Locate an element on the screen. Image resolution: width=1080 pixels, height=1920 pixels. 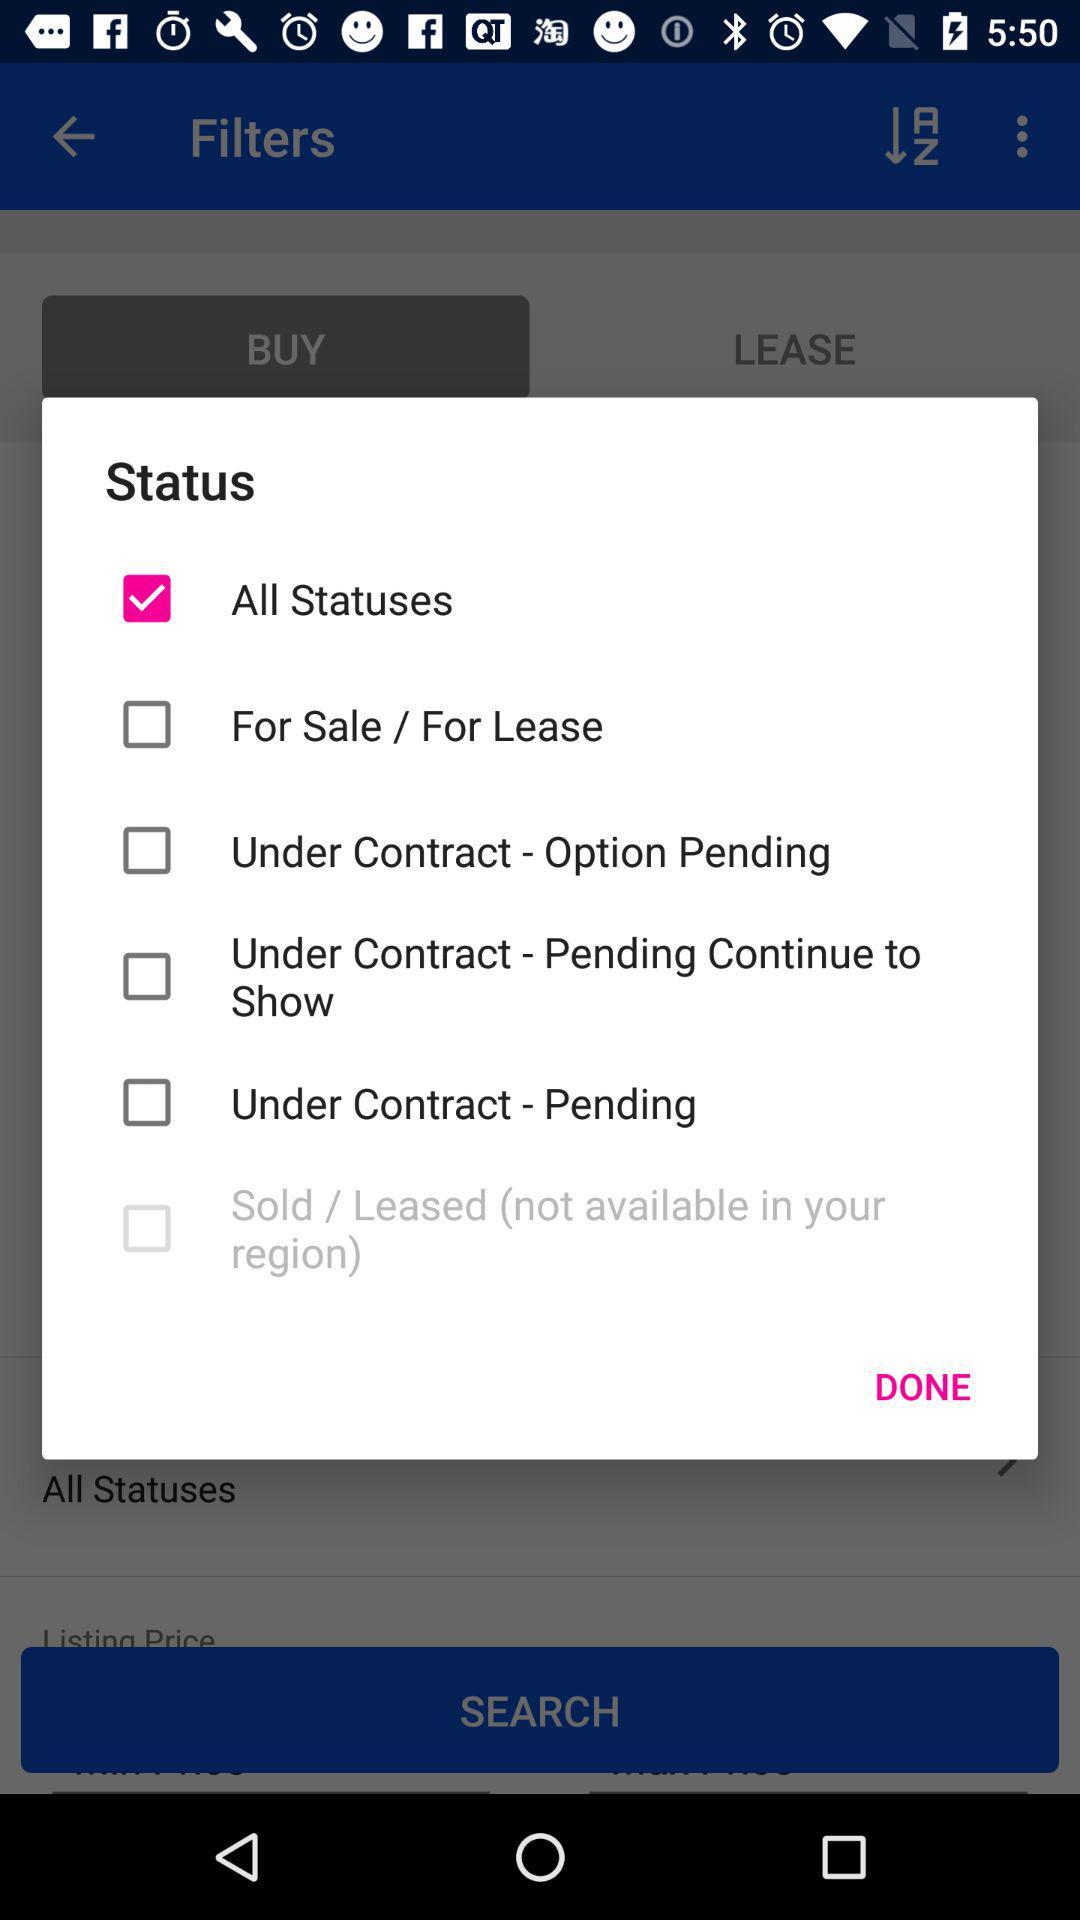
icon above the for sale for icon is located at coordinates (601, 597).